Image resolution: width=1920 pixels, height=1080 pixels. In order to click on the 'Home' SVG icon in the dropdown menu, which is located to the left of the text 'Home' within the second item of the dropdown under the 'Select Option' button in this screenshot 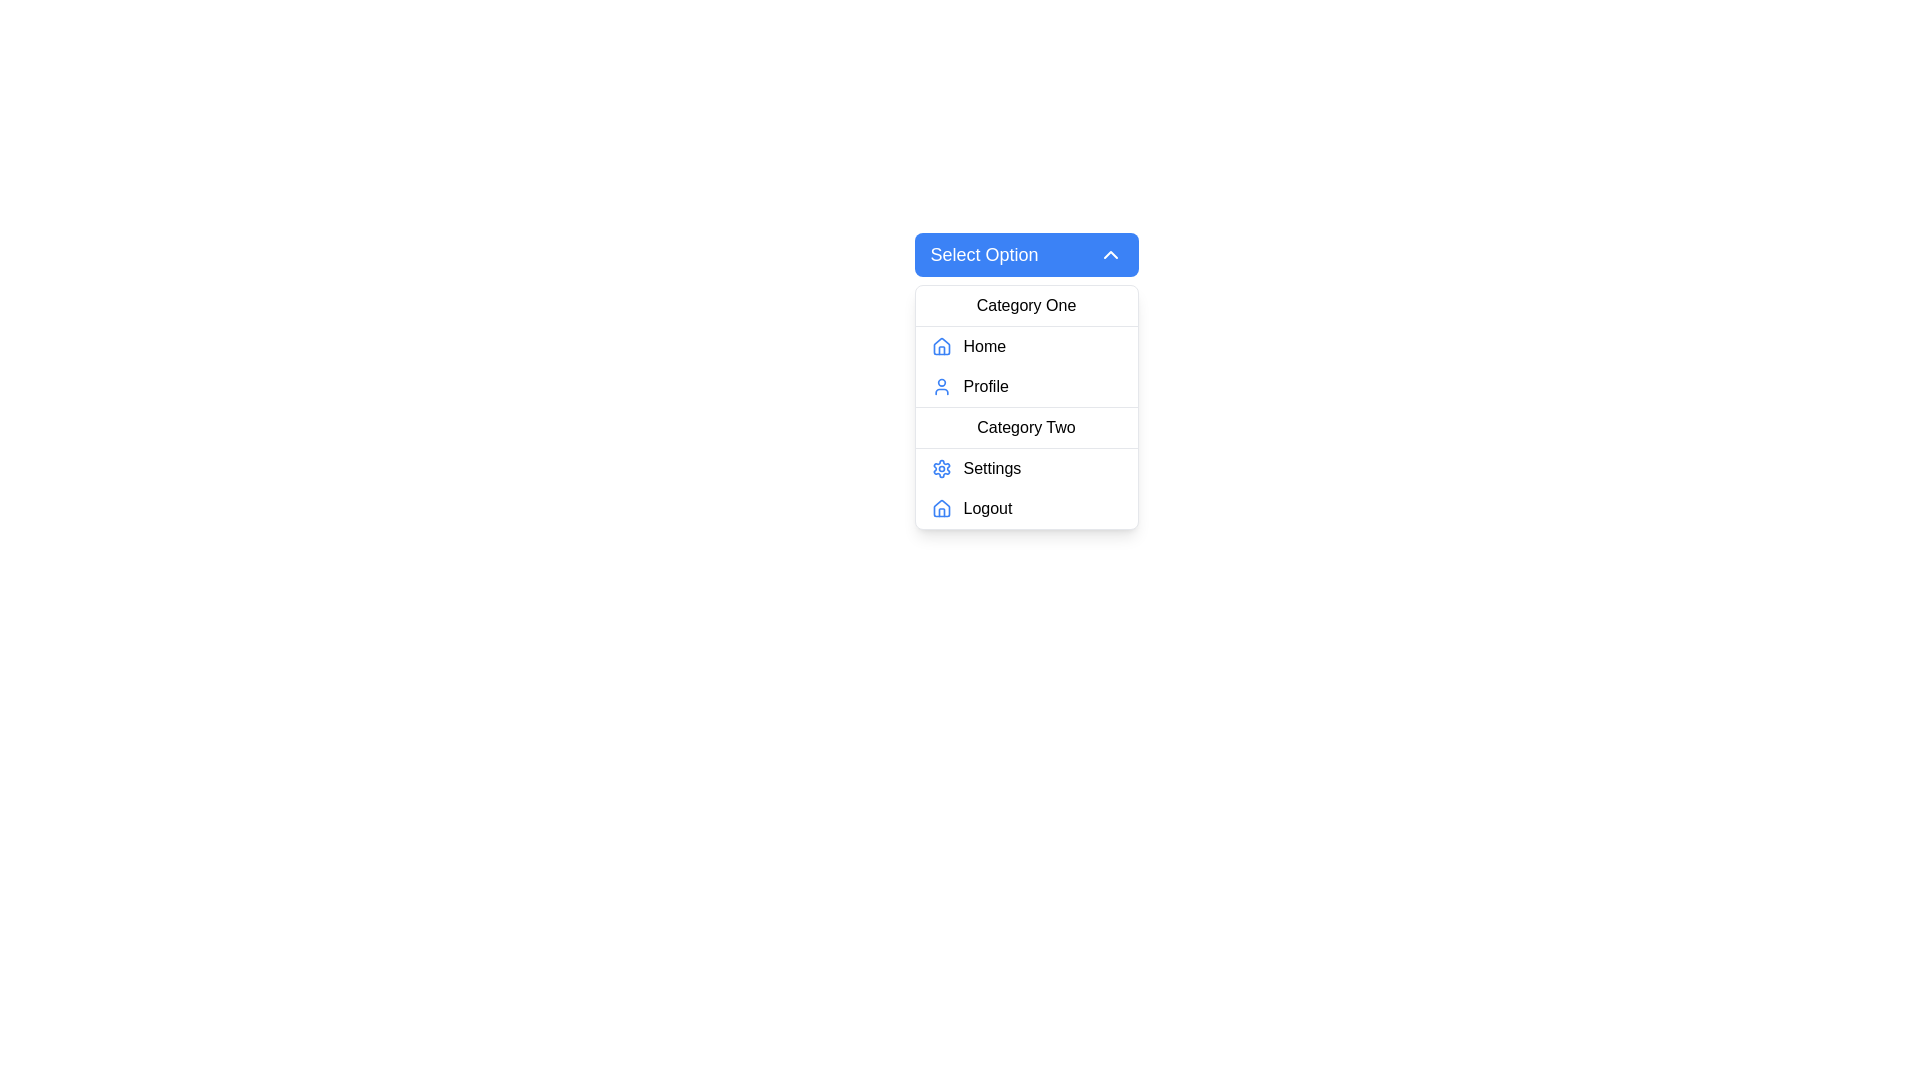, I will do `click(940, 346)`.